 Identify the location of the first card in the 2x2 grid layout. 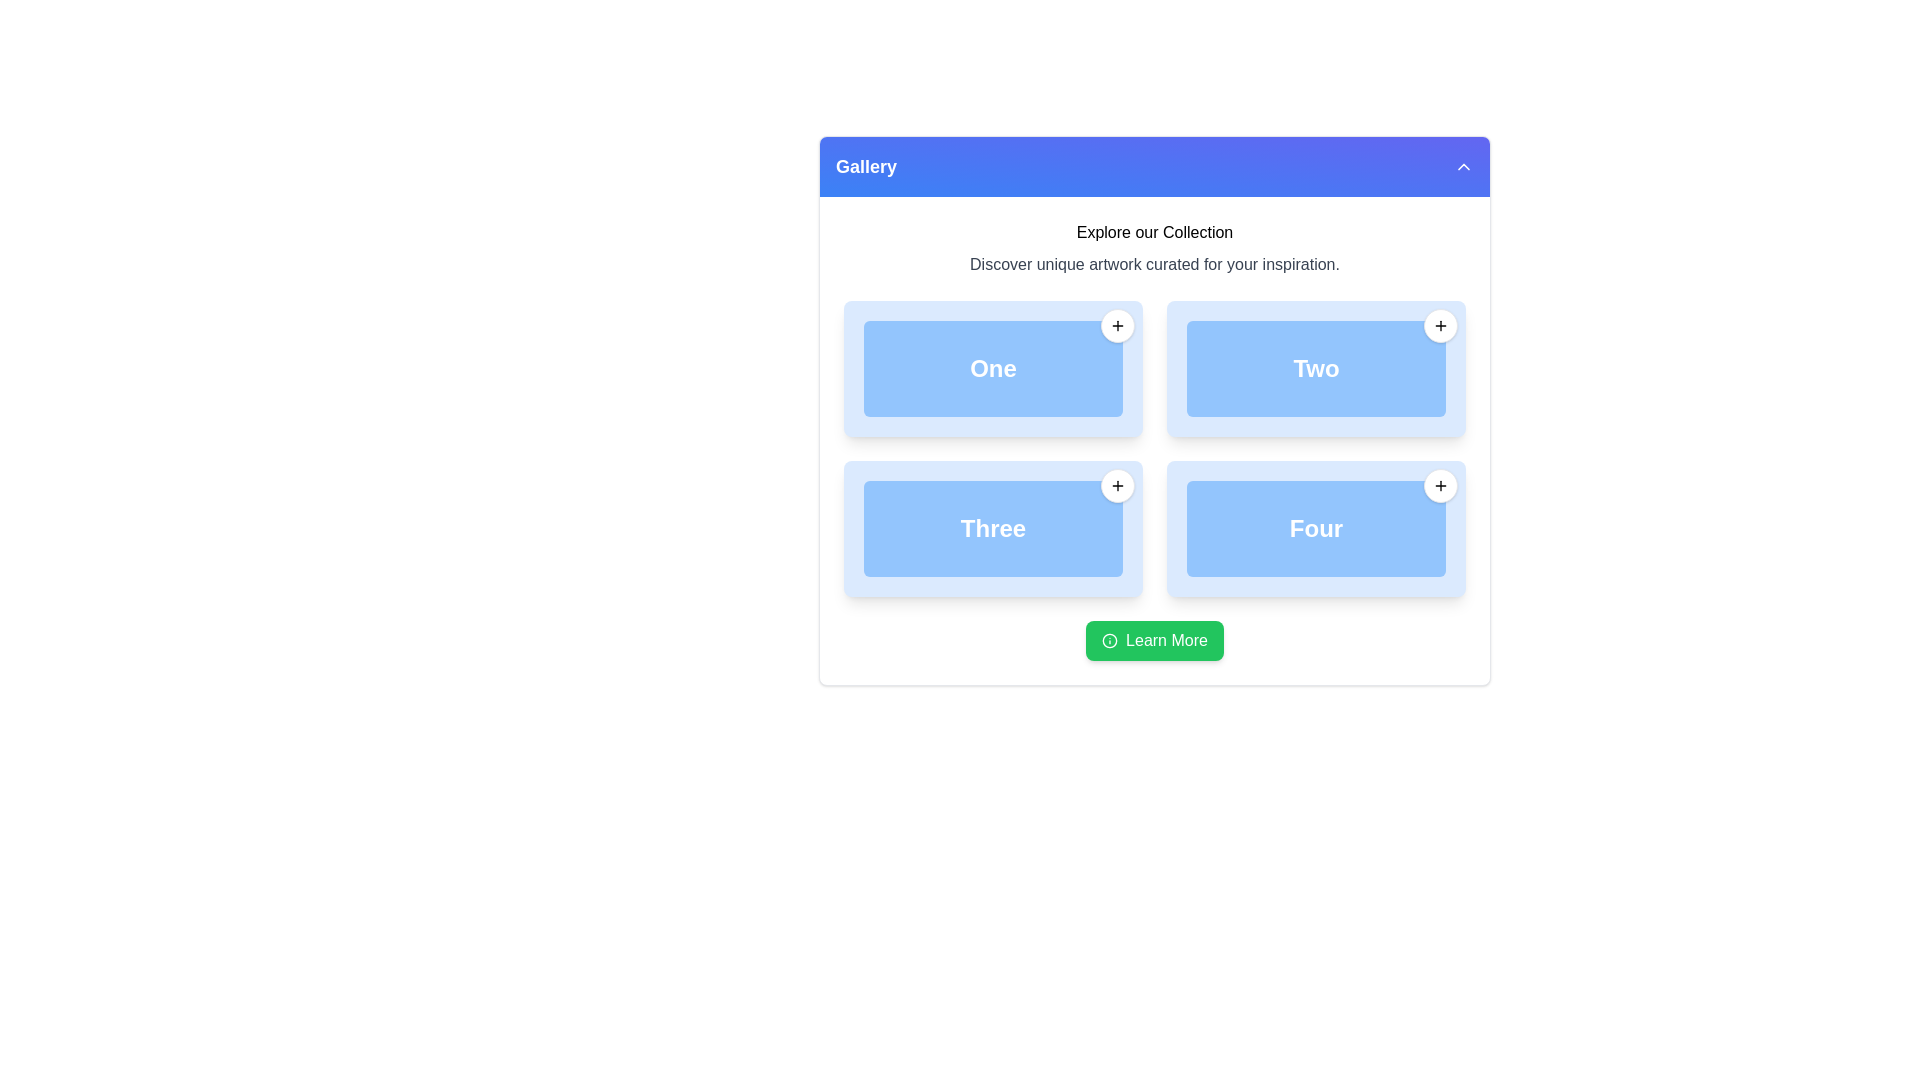
(993, 369).